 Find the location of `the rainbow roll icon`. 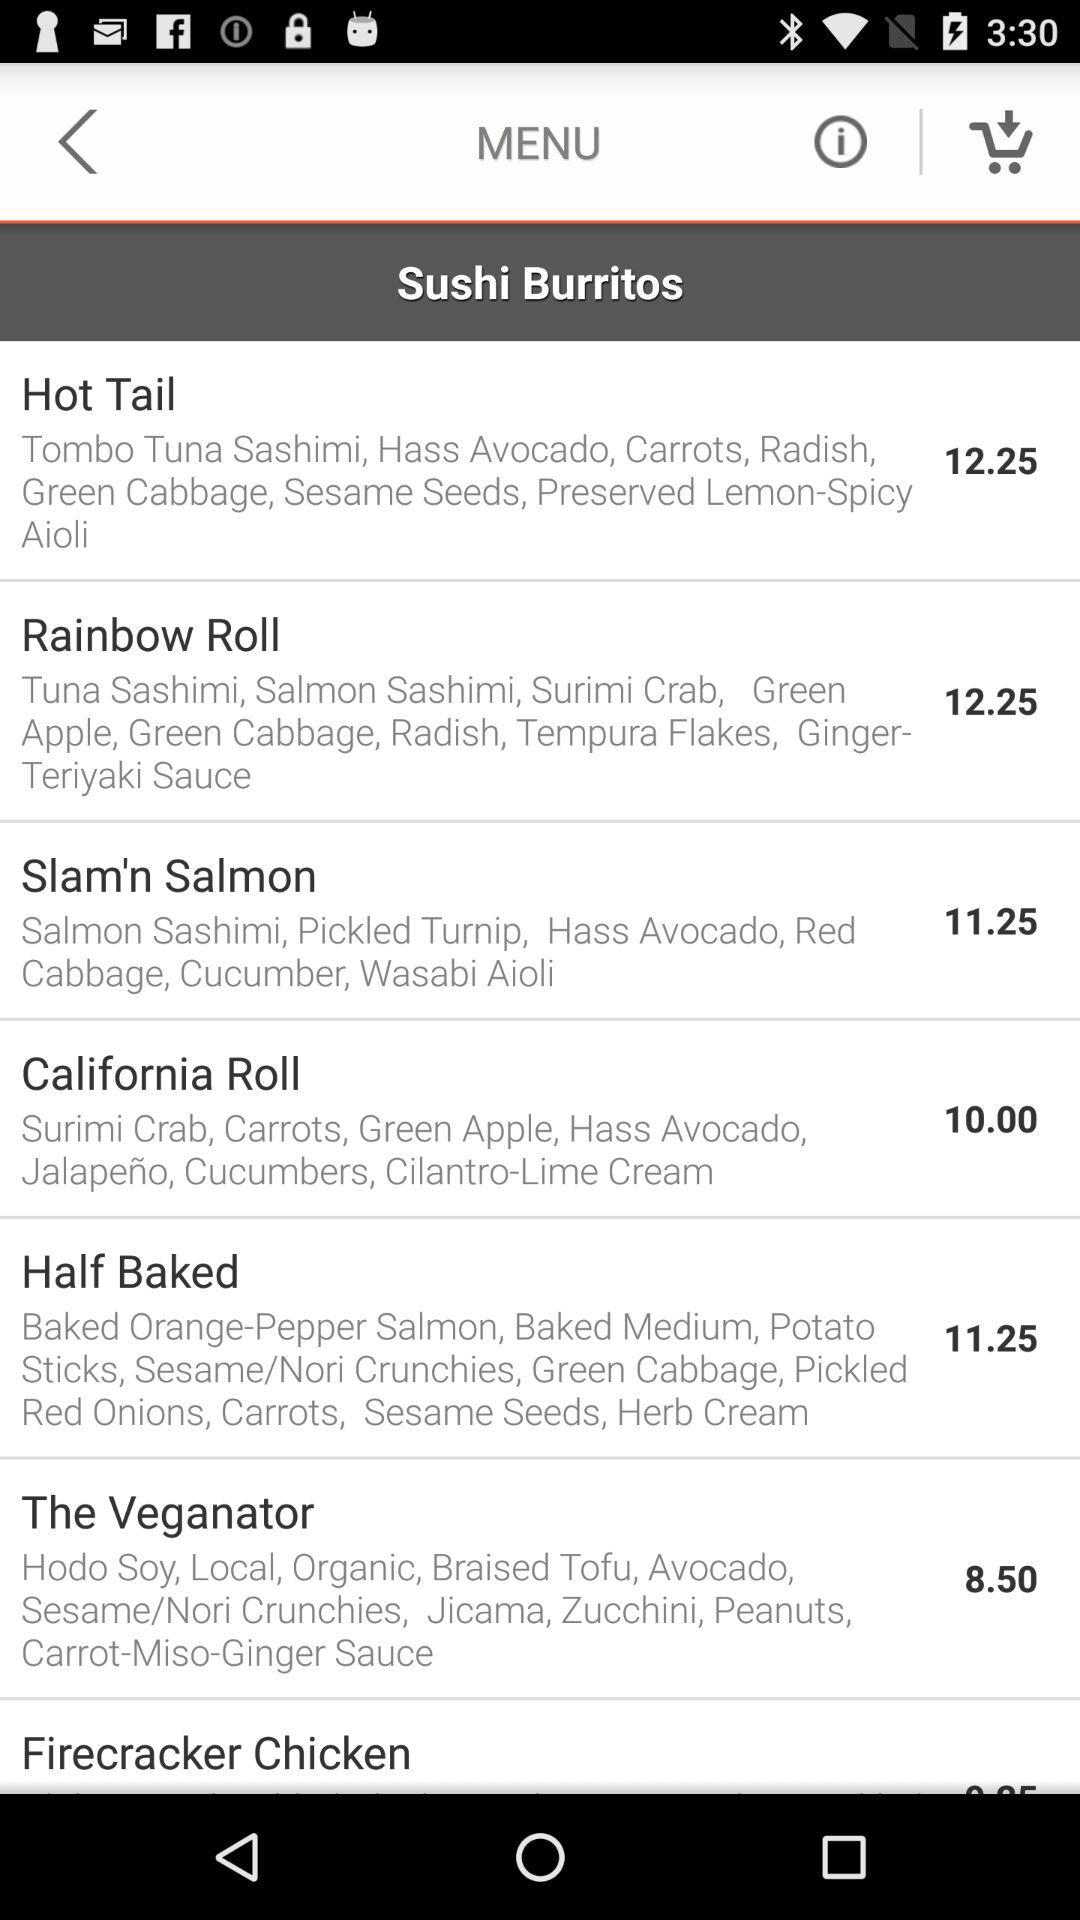

the rainbow roll icon is located at coordinates (471, 632).